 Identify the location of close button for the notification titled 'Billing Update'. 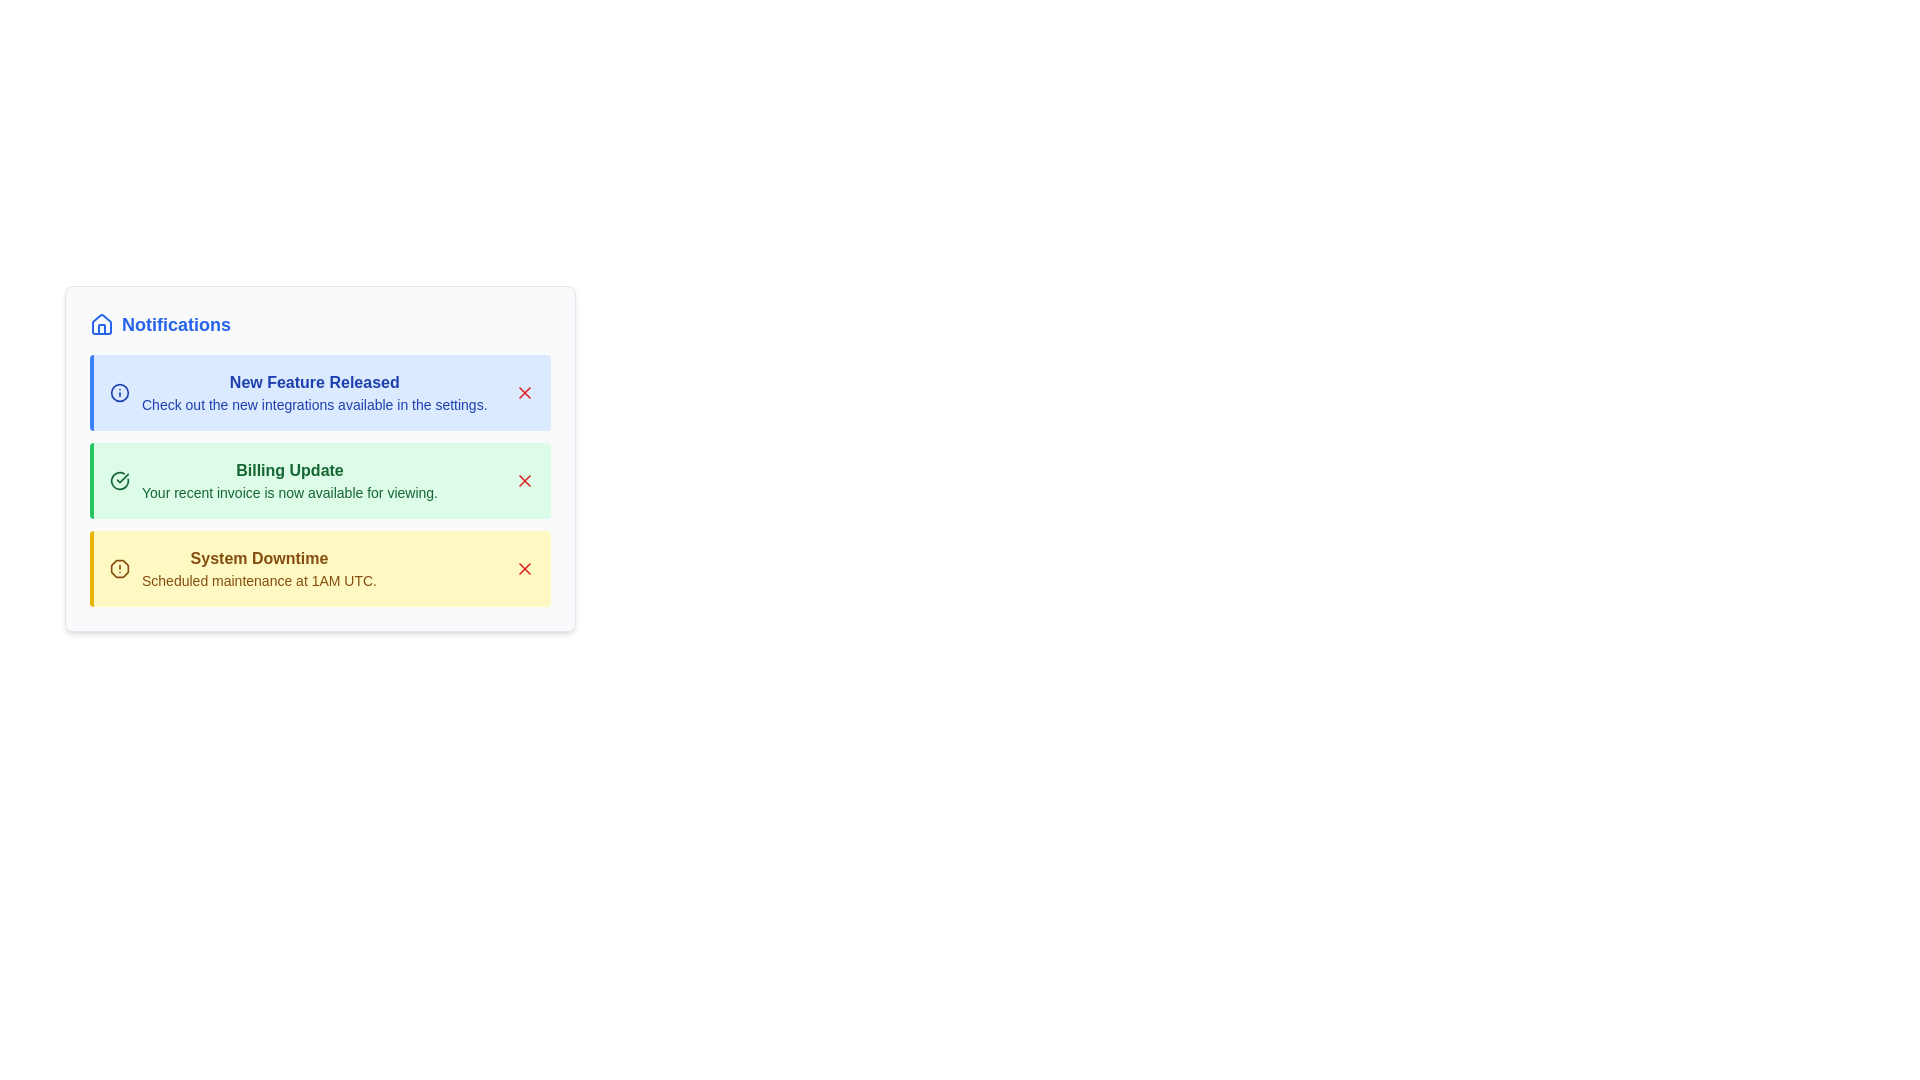
(524, 481).